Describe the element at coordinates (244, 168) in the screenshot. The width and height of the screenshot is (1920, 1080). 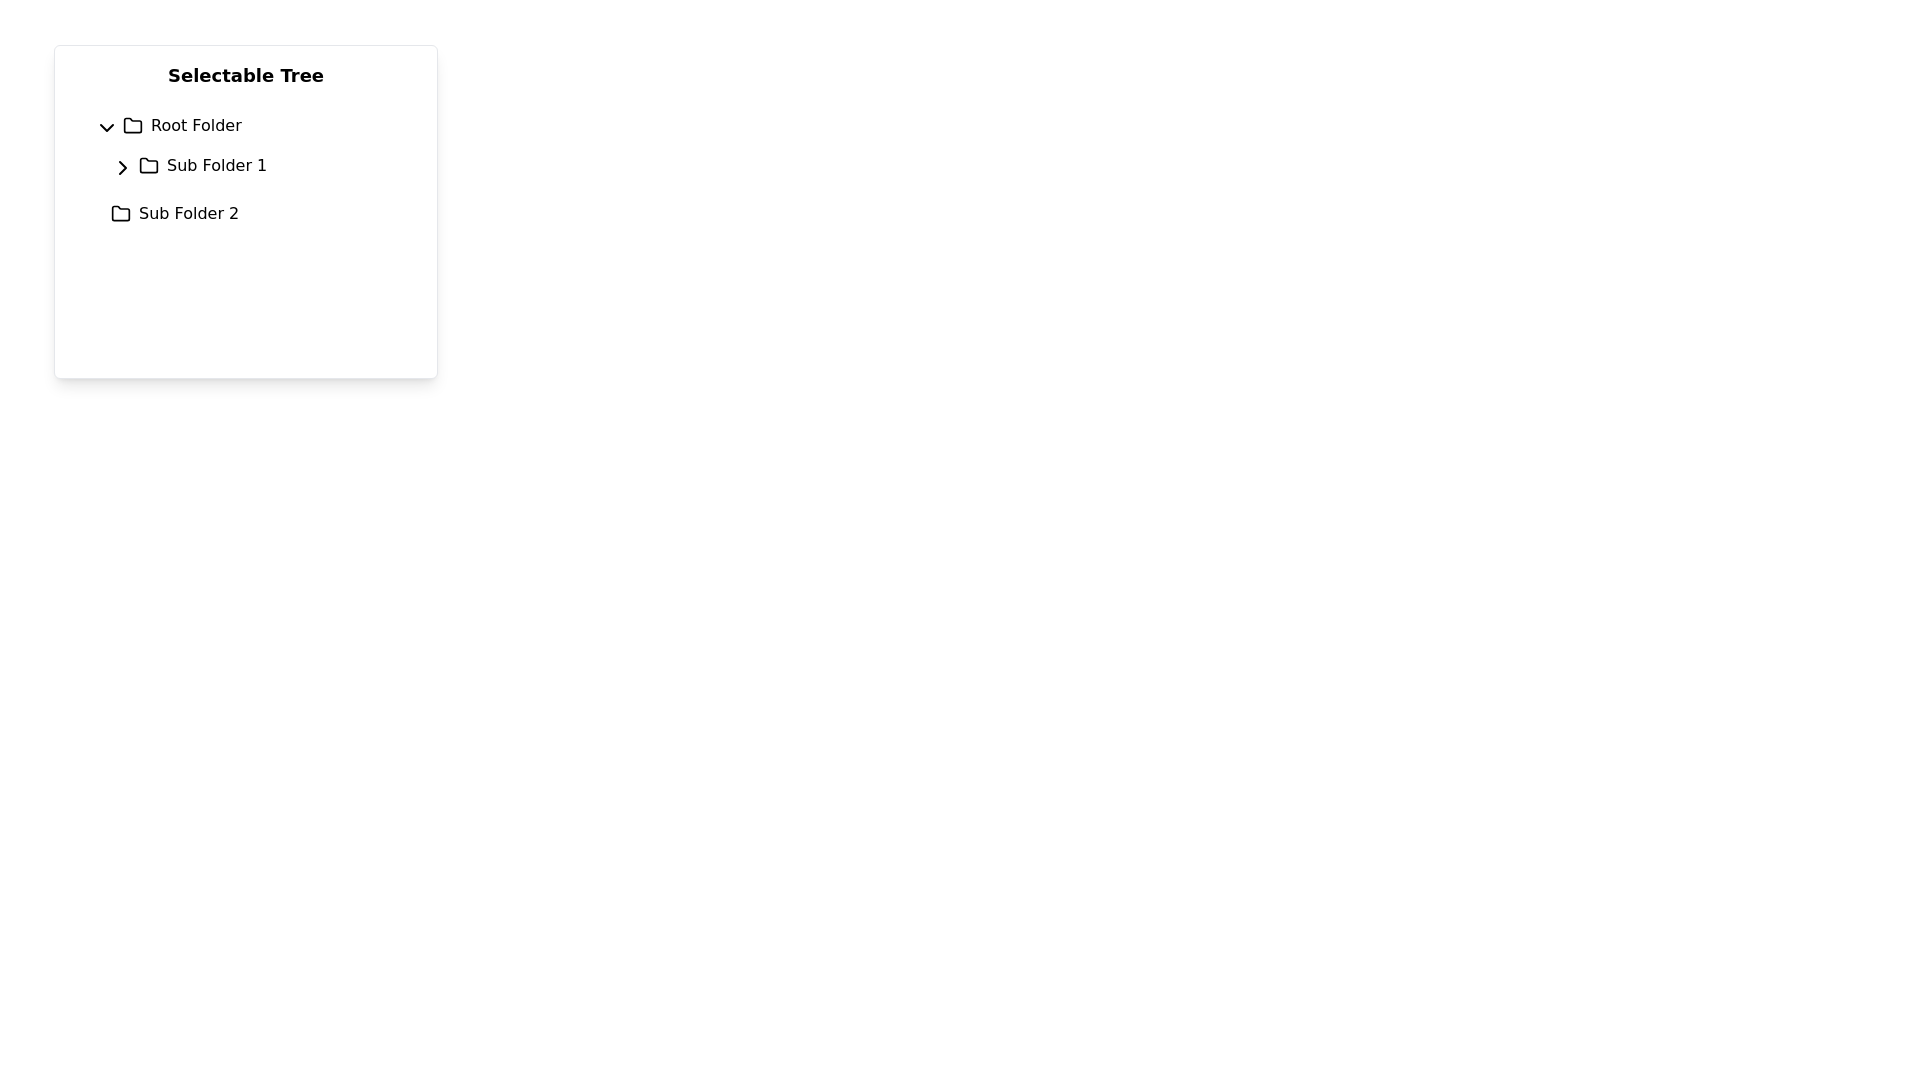
I see `the Tree View element displaying a hierarchical structure with a root folder named 'Root Folder' and two subfolders, 'Sub Folder 1' and 'Sub Folder 2', located within the 'Selectable Tree' card` at that location.